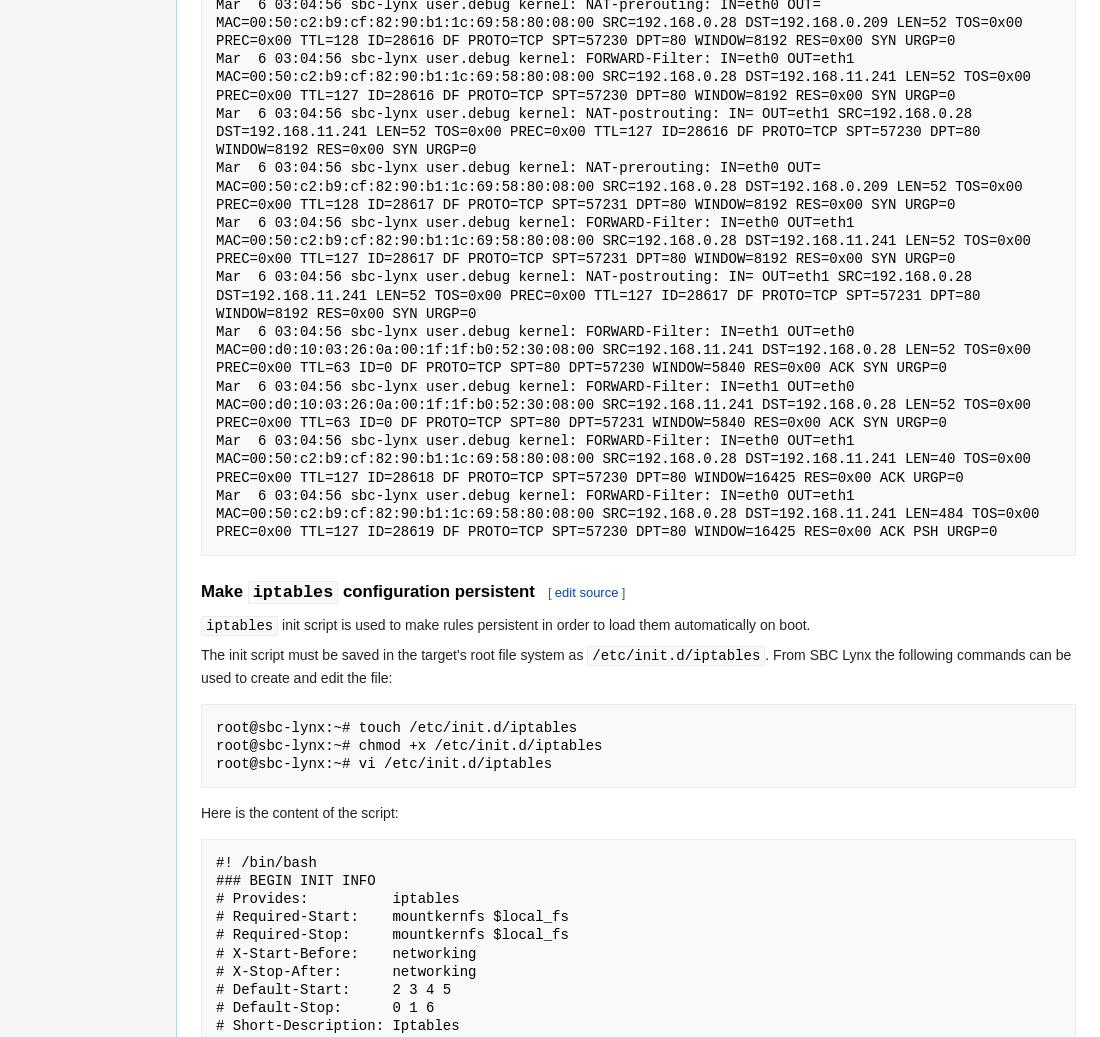 This screenshot has width=1100, height=1037. What do you see at coordinates (675, 654) in the screenshot?
I see `'/etc/init.d/iptables'` at bounding box center [675, 654].